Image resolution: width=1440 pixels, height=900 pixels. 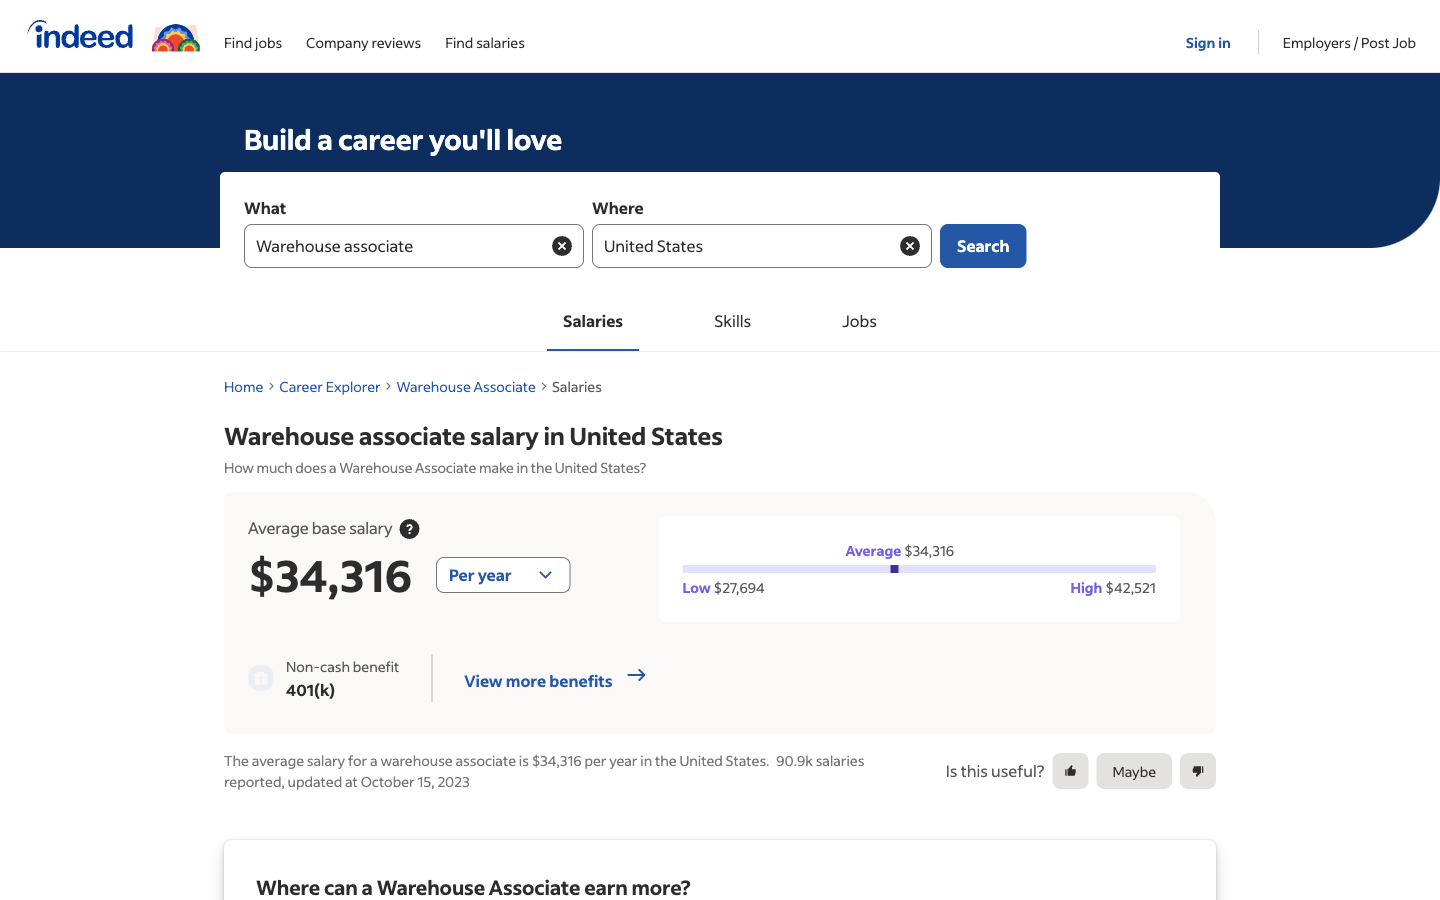 I want to click on Navigate back to the page of Warehouse Associate, so click(x=466, y=386).